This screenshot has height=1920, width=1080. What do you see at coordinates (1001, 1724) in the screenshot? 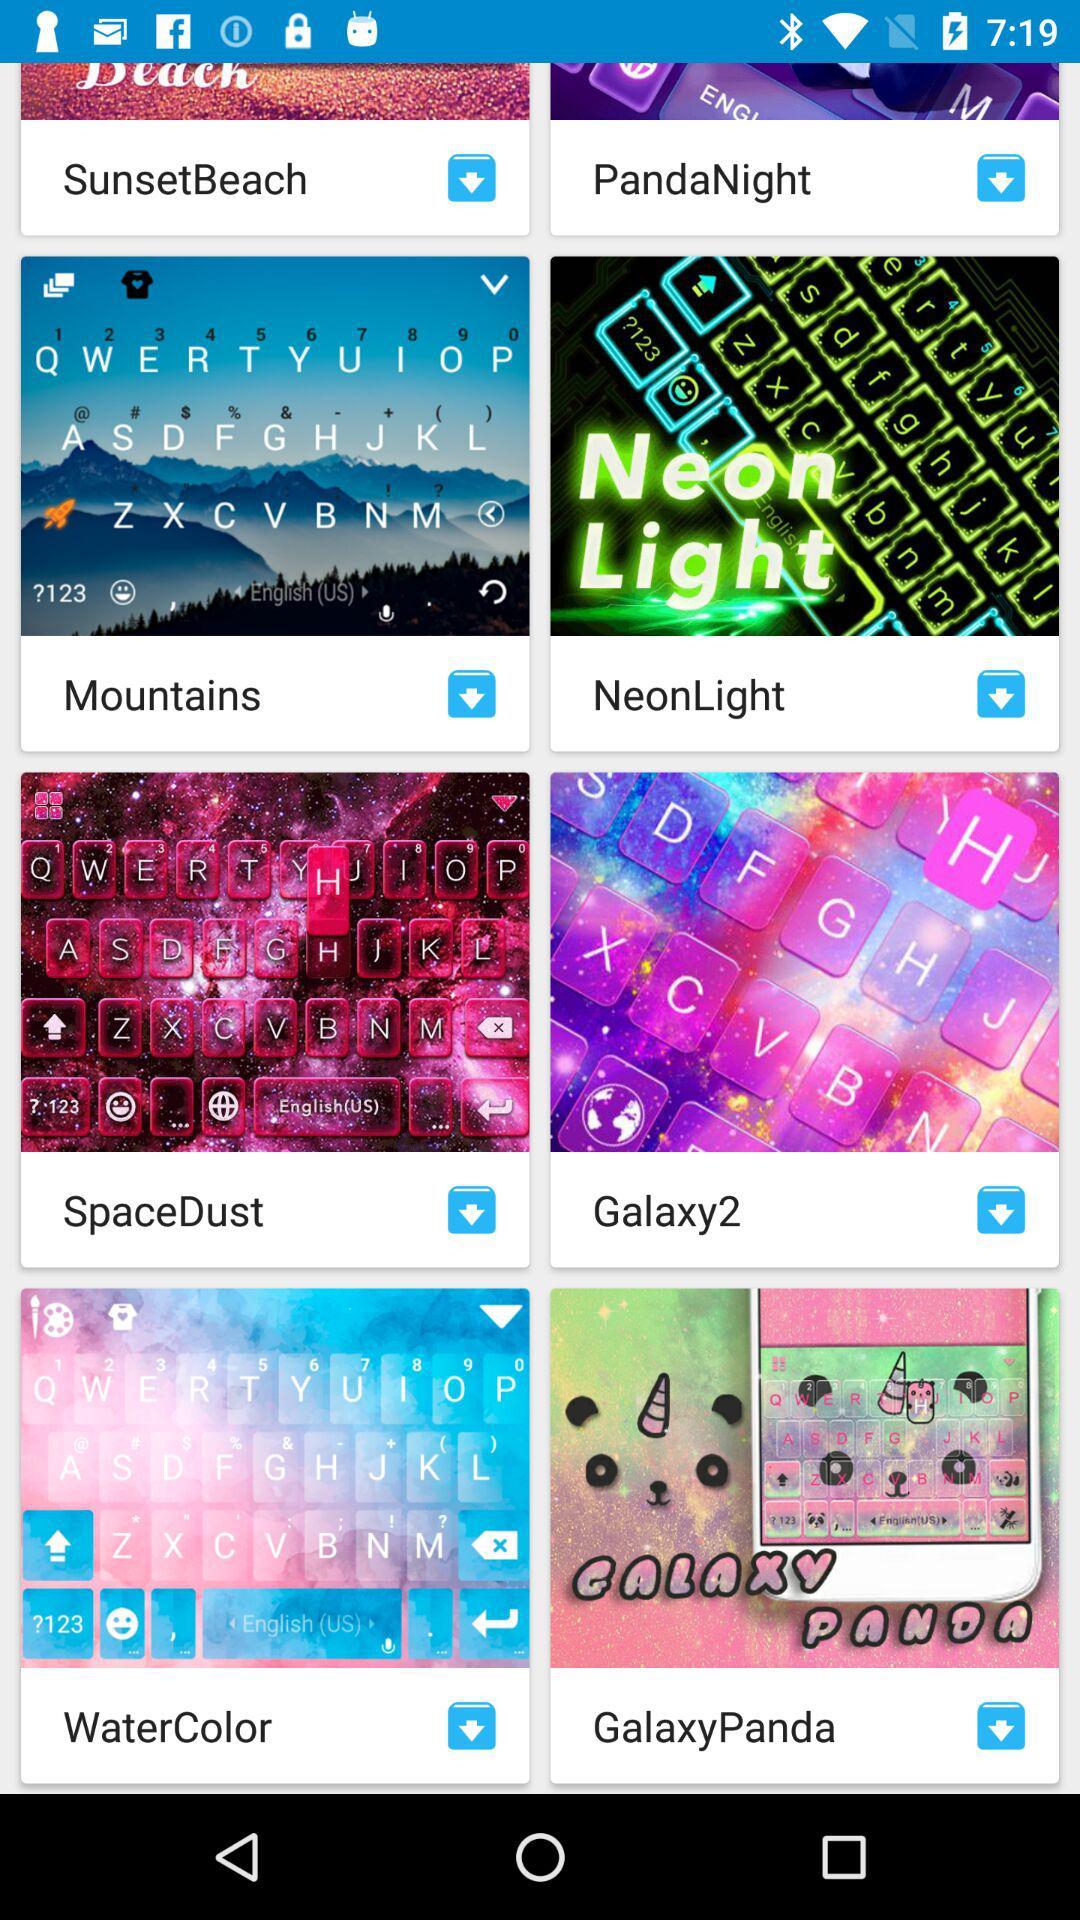
I see `download element` at bounding box center [1001, 1724].